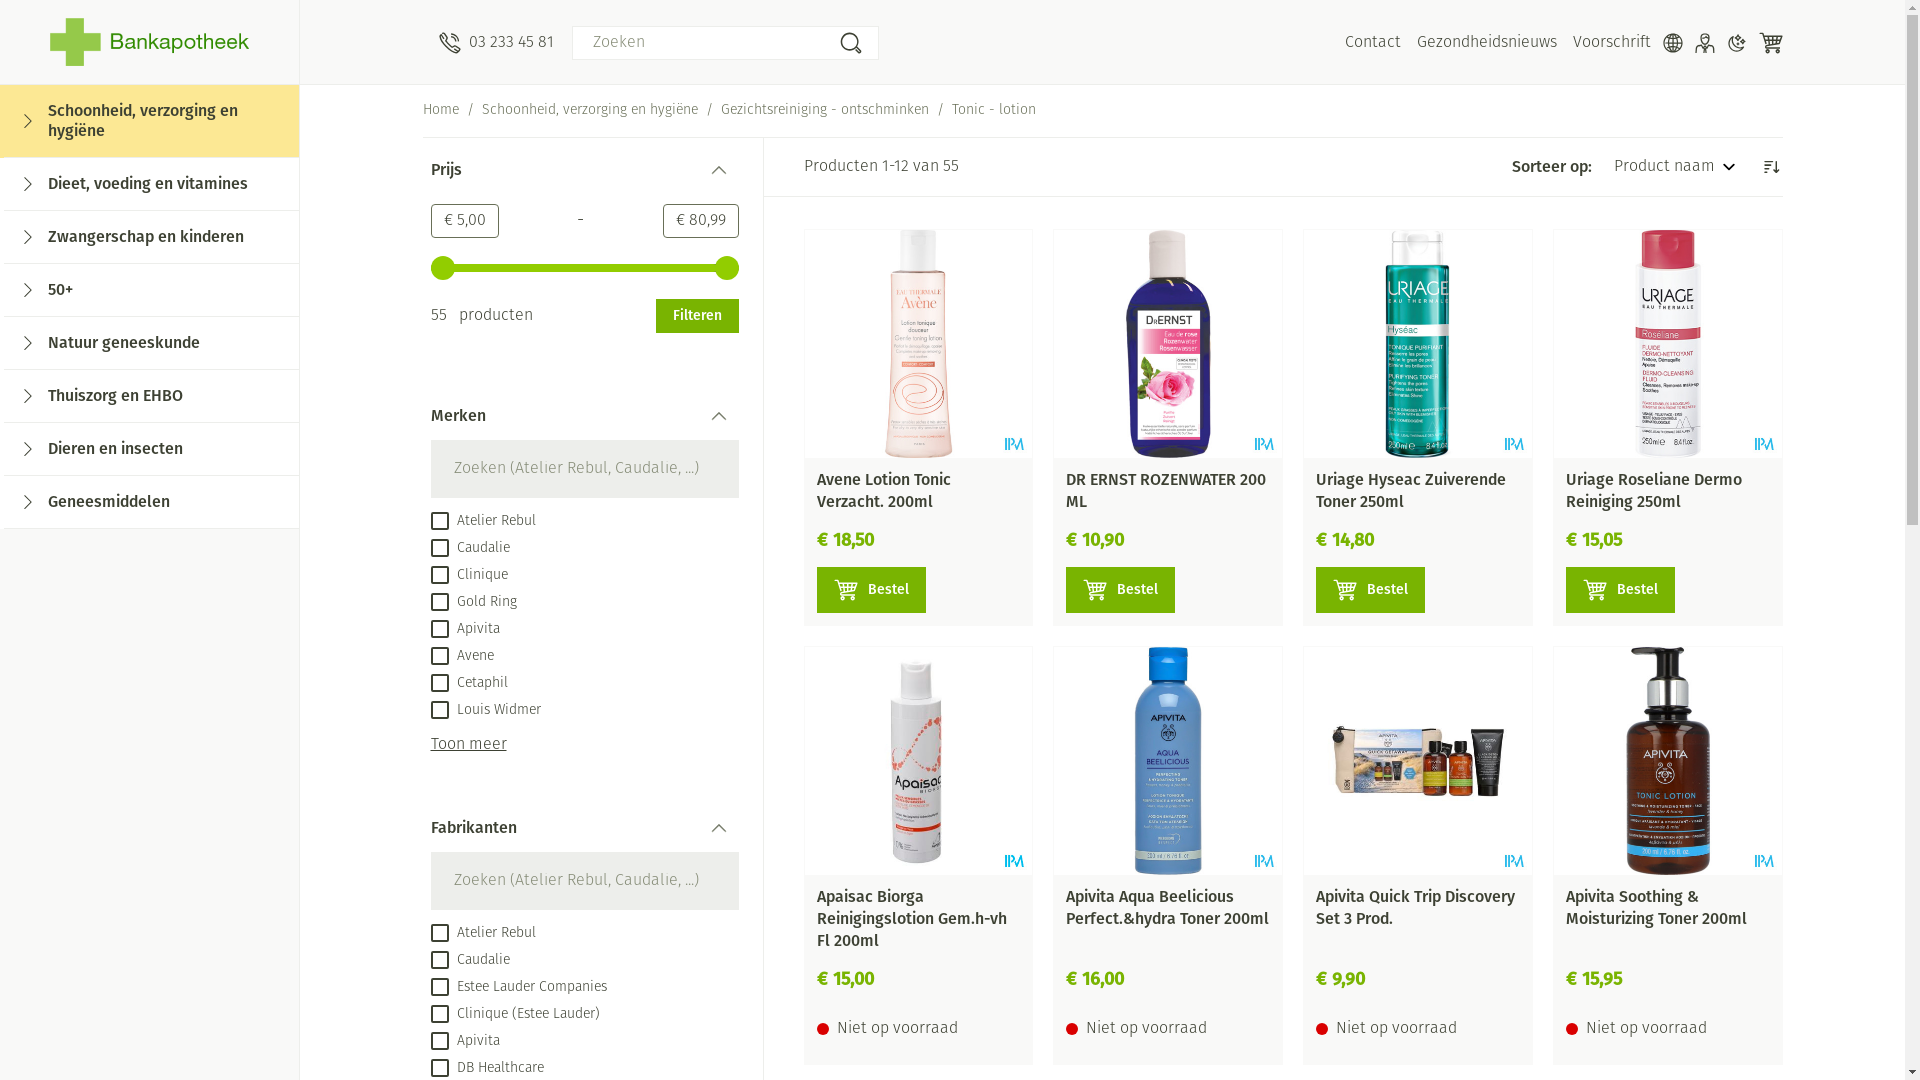 Image resolution: width=1920 pixels, height=1080 pixels. What do you see at coordinates (150, 236) in the screenshot?
I see `'Zwangerschap en kinderen'` at bounding box center [150, 236].